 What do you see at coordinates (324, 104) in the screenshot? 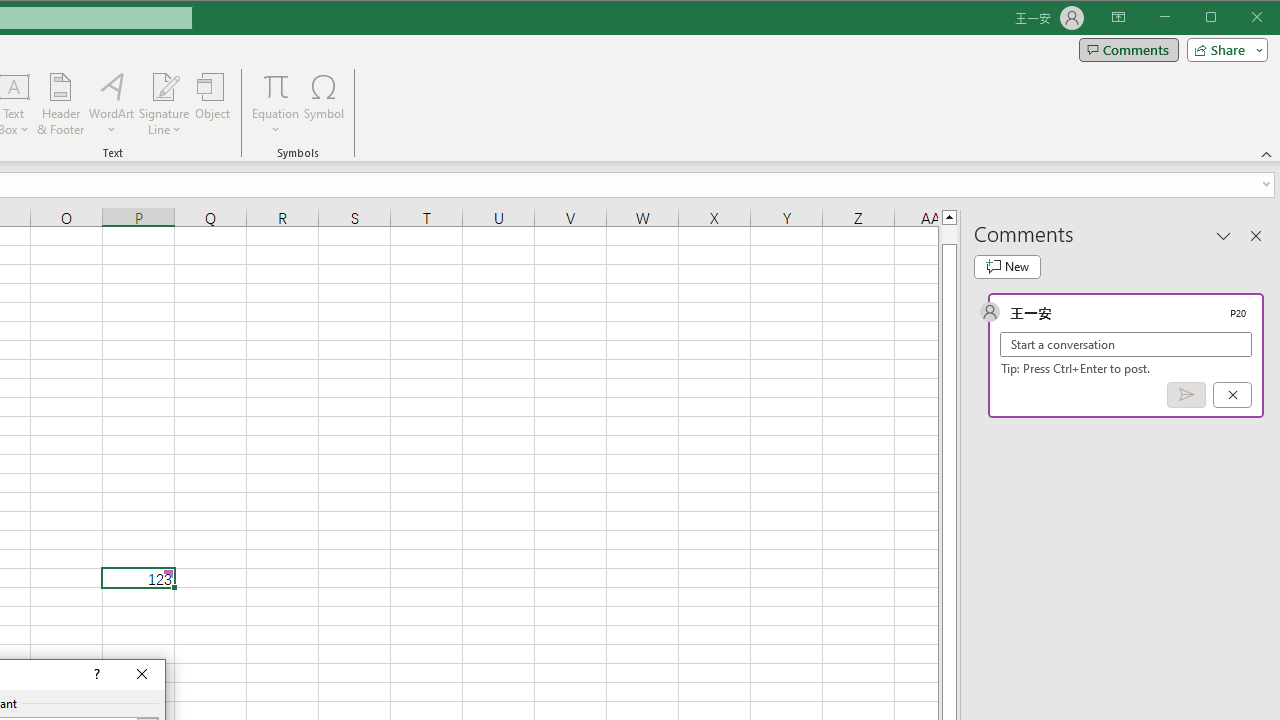
I see `'Symbol...'` at bounding box center [324, 104].